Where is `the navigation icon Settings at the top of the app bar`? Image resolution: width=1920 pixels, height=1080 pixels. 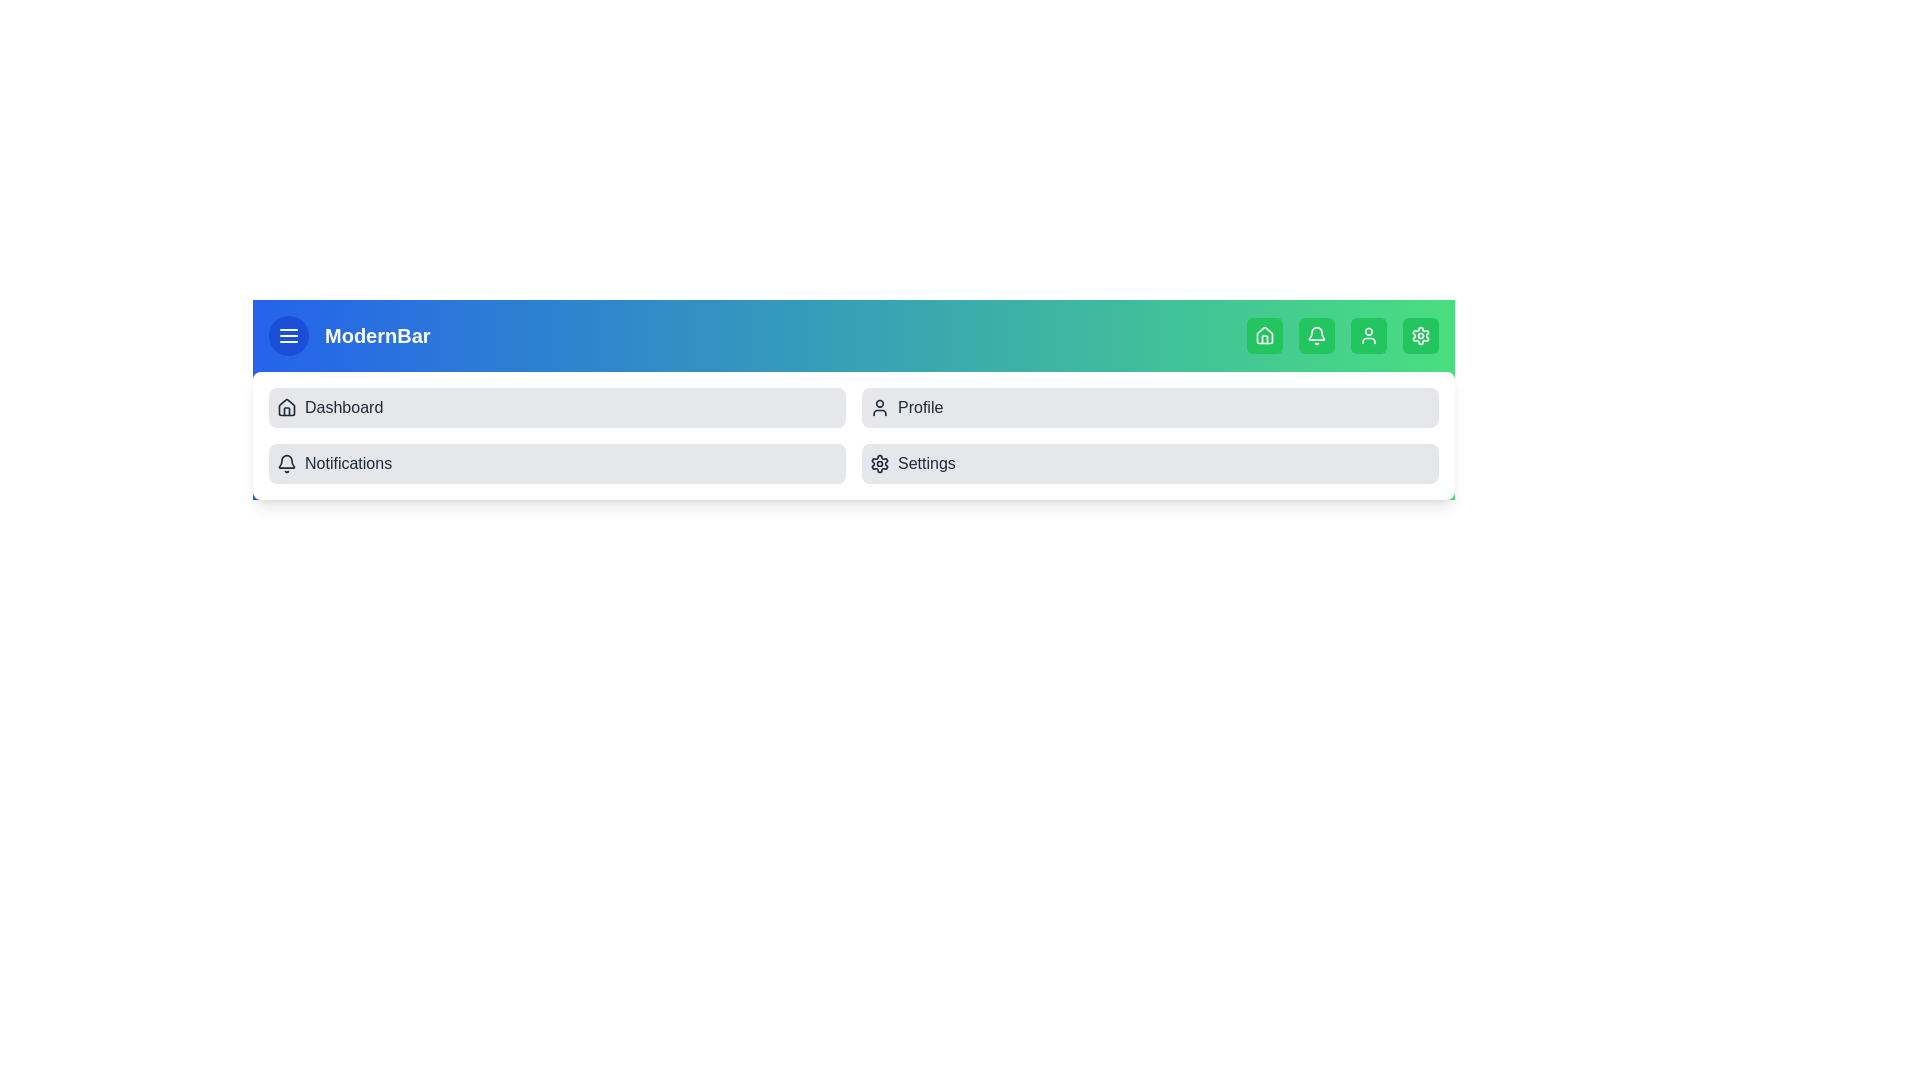 the navigation icon Settings at the top of the app bar is located at coordinates (1419, 334).